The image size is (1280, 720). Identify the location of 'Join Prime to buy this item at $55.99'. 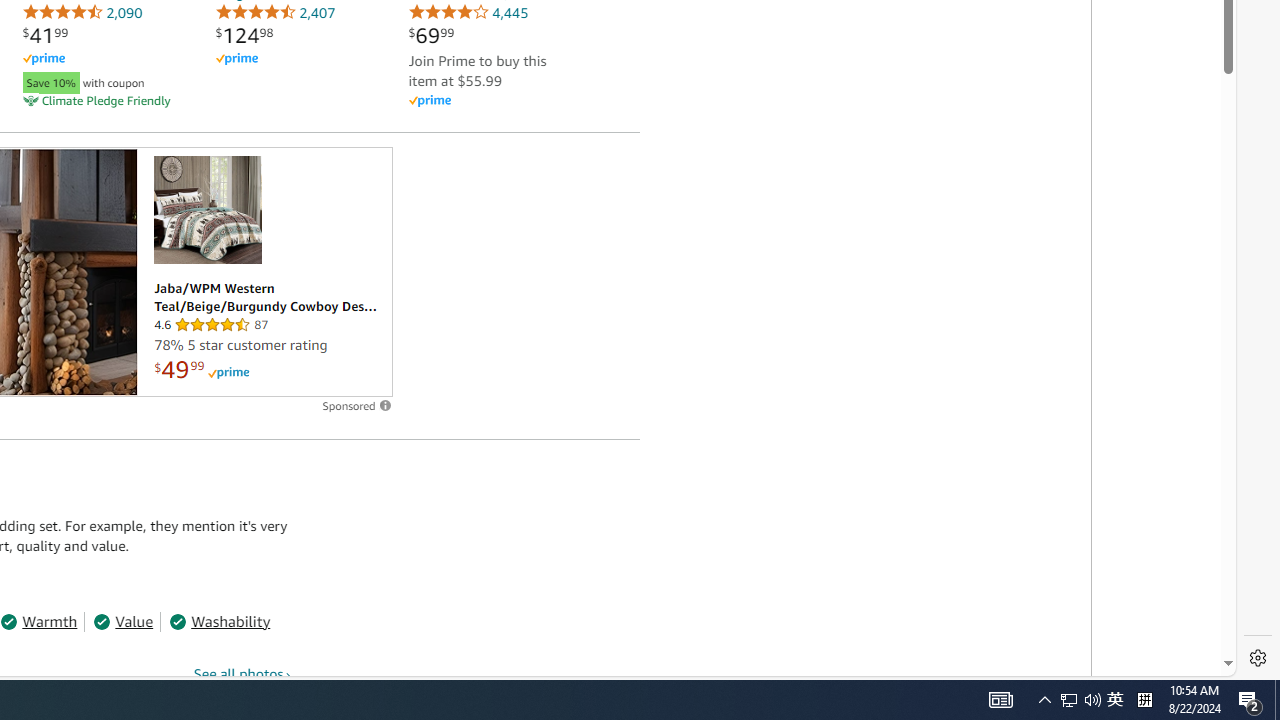
(476, 69).